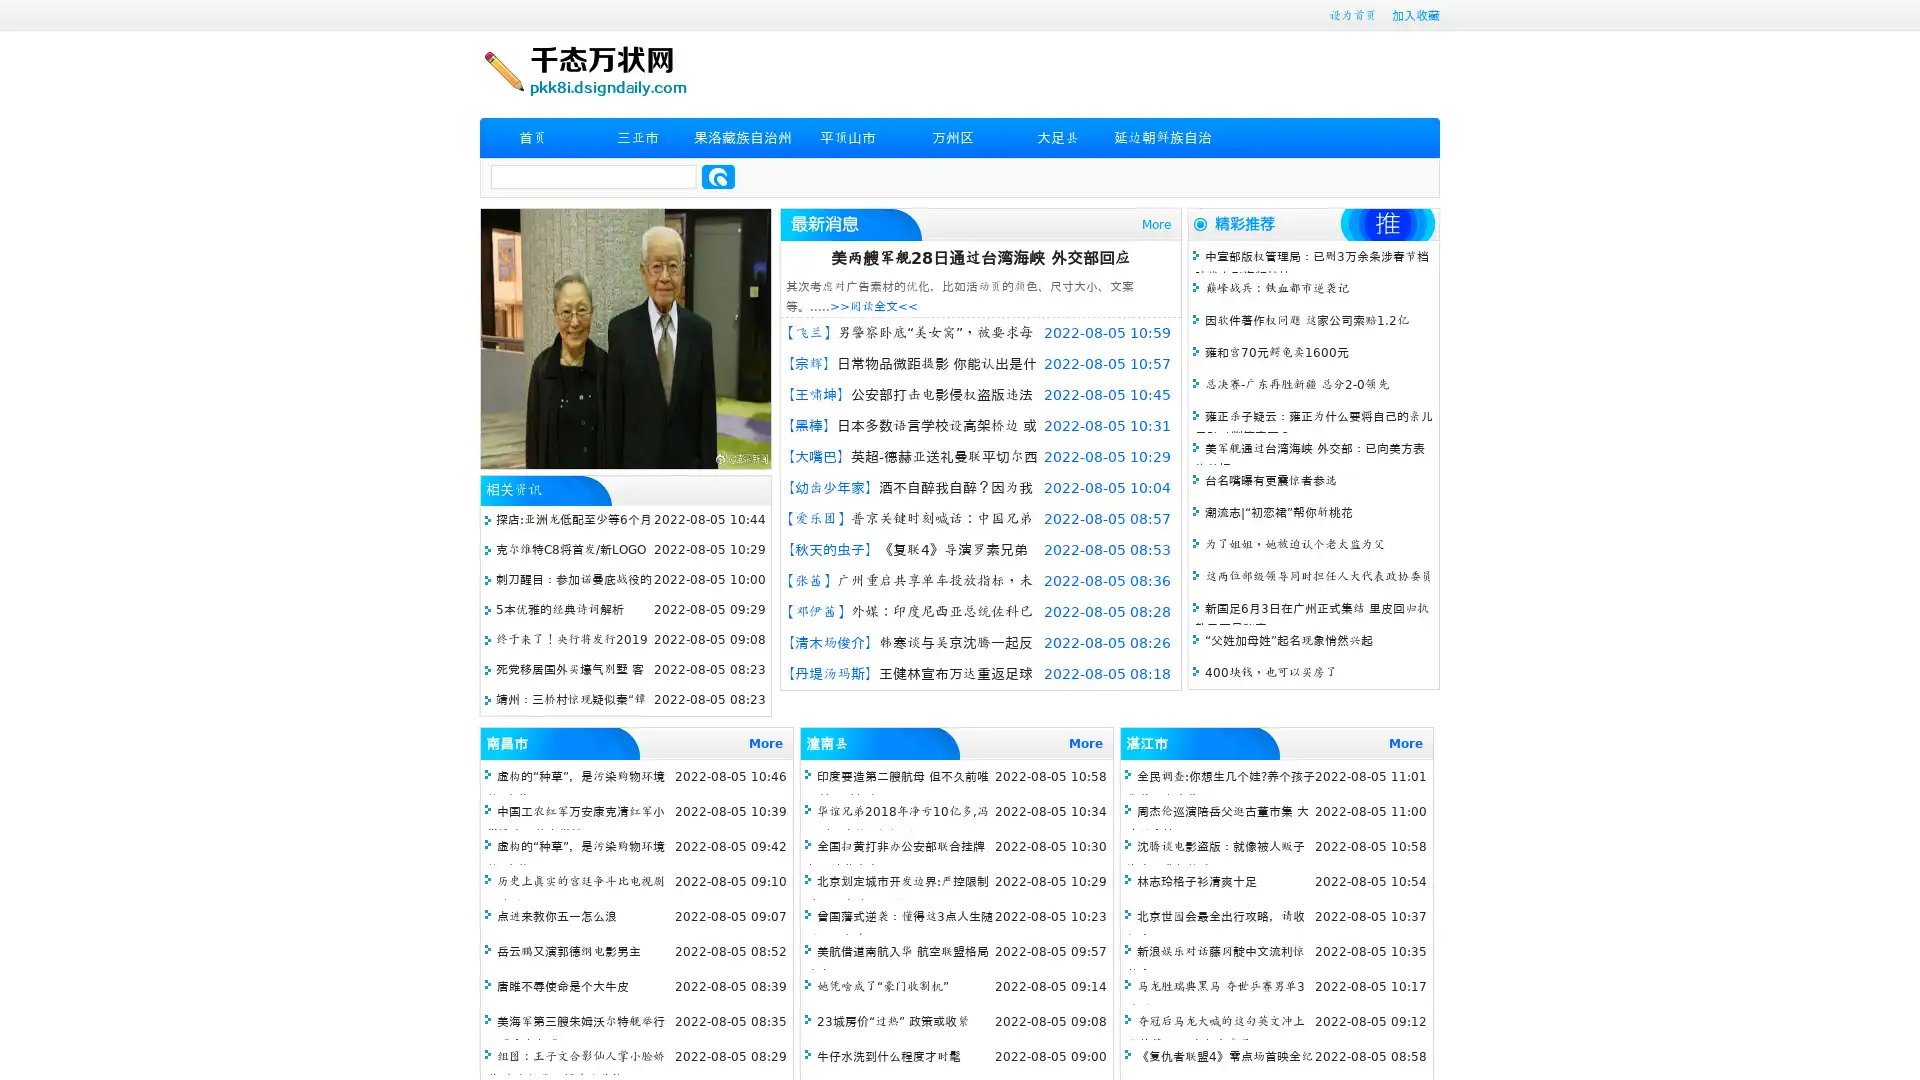 This screenshot has width=1920, height=1080. What do you see at coordinates (718, 176) in the screenshot?
I see `Search` at bounding box center [718, 176].